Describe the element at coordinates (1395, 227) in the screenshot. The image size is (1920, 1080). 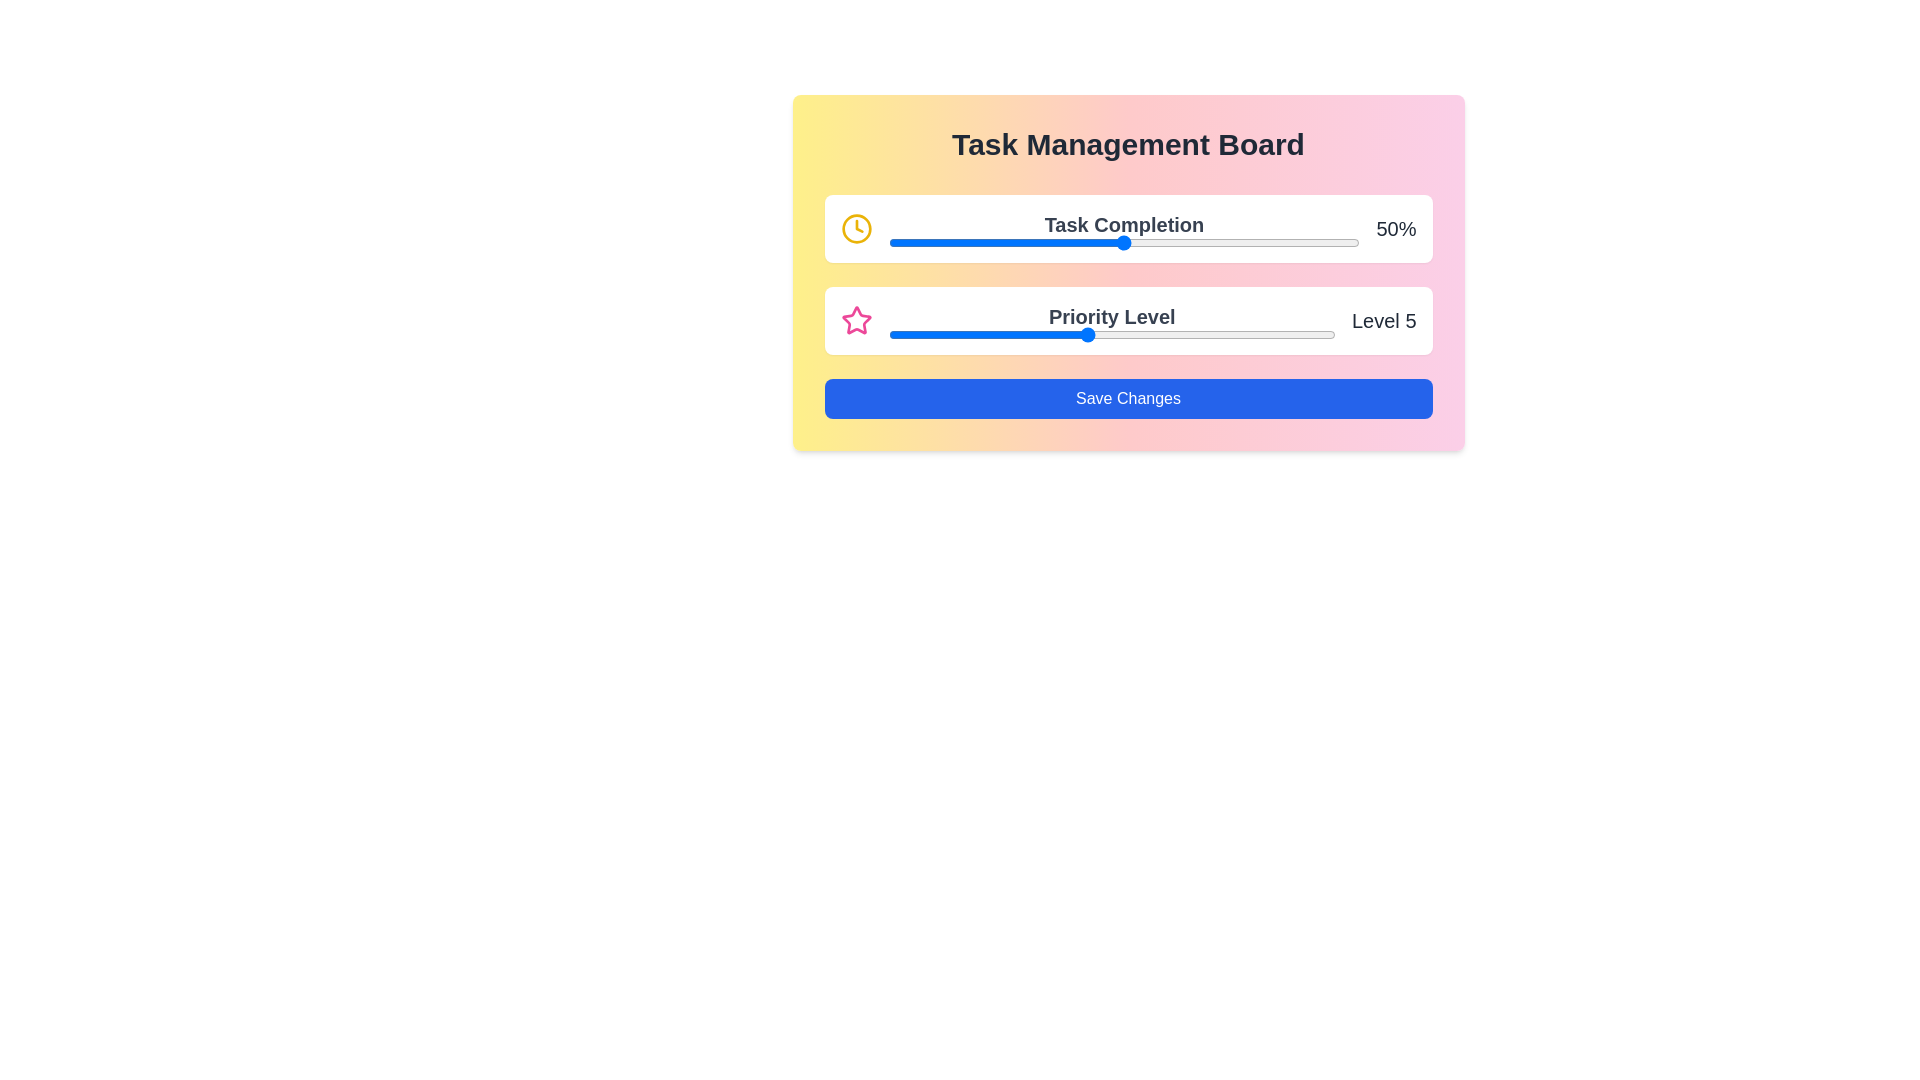
I see `the text label displaying '50%' in bold dark gray font, located in the 'Task Completion' section of the interface` at that location.